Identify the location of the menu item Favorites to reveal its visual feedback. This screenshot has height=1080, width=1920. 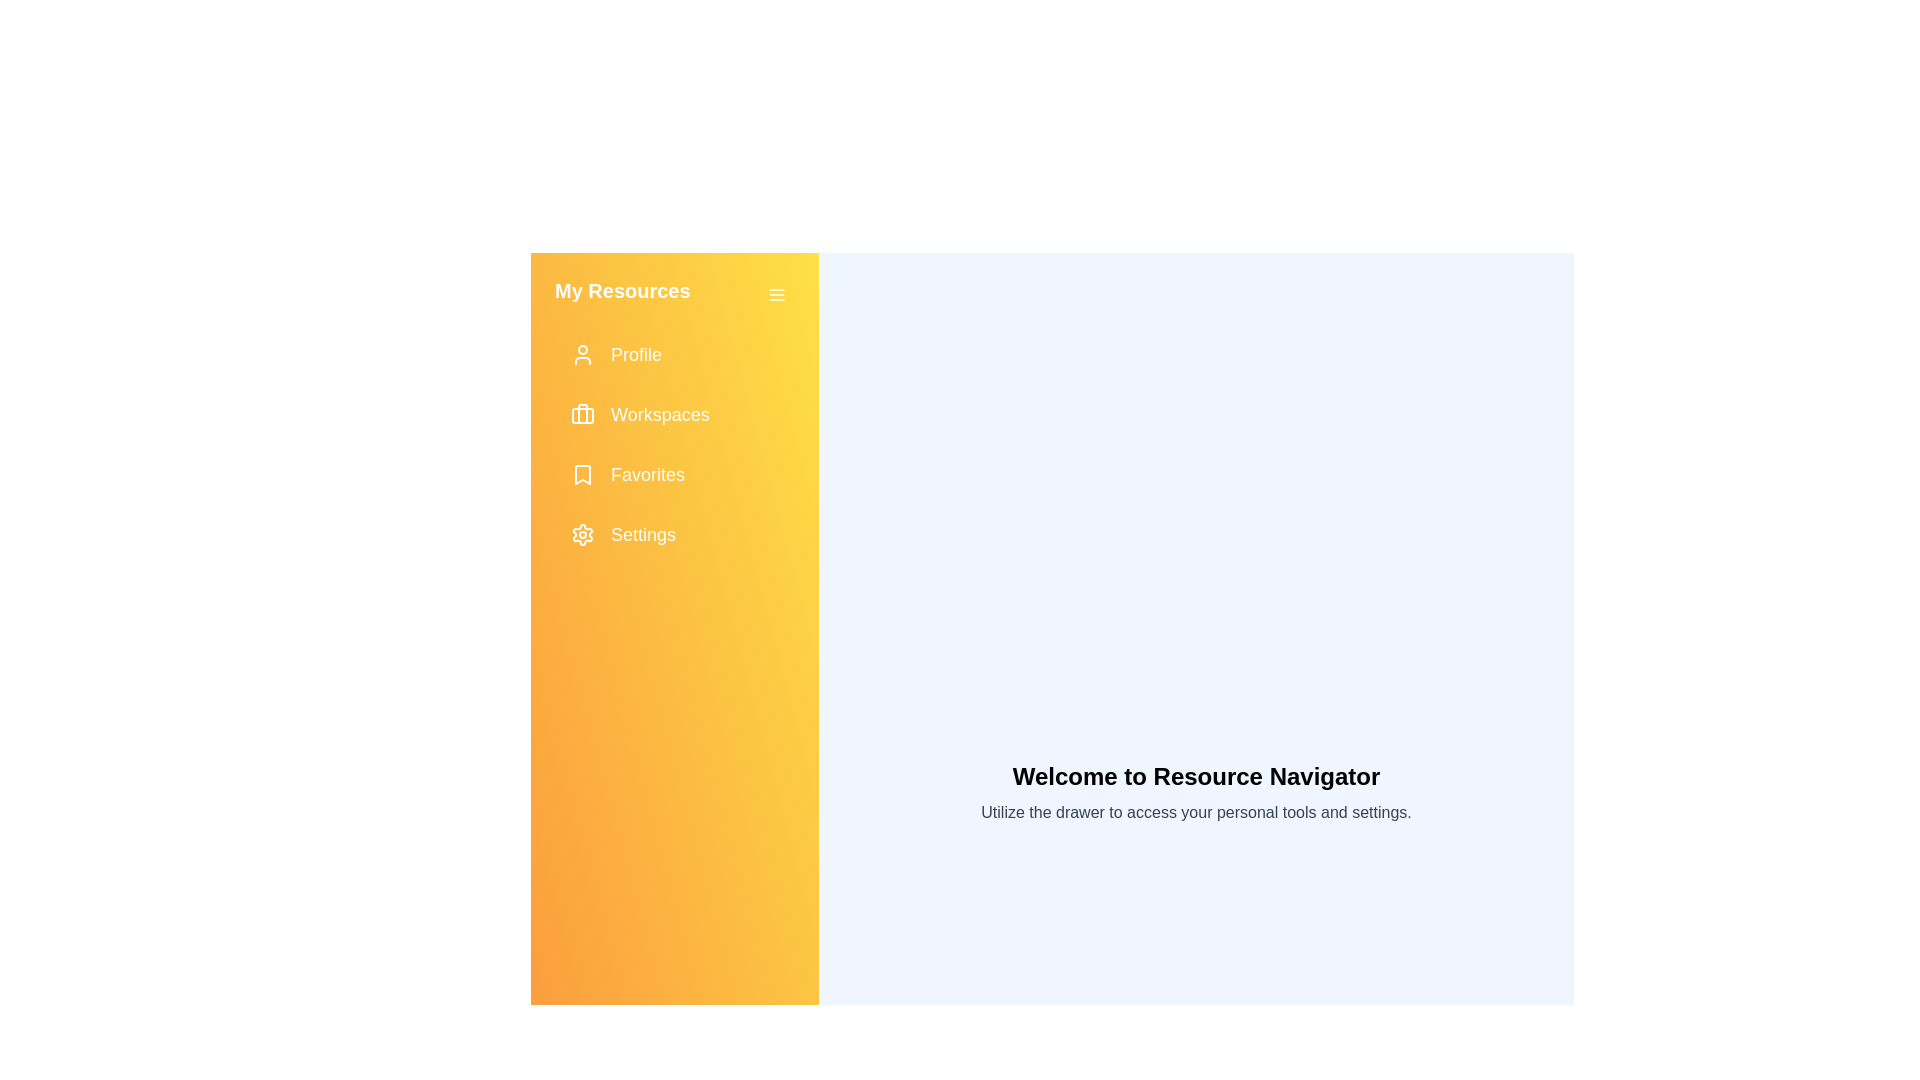
(675, 474).